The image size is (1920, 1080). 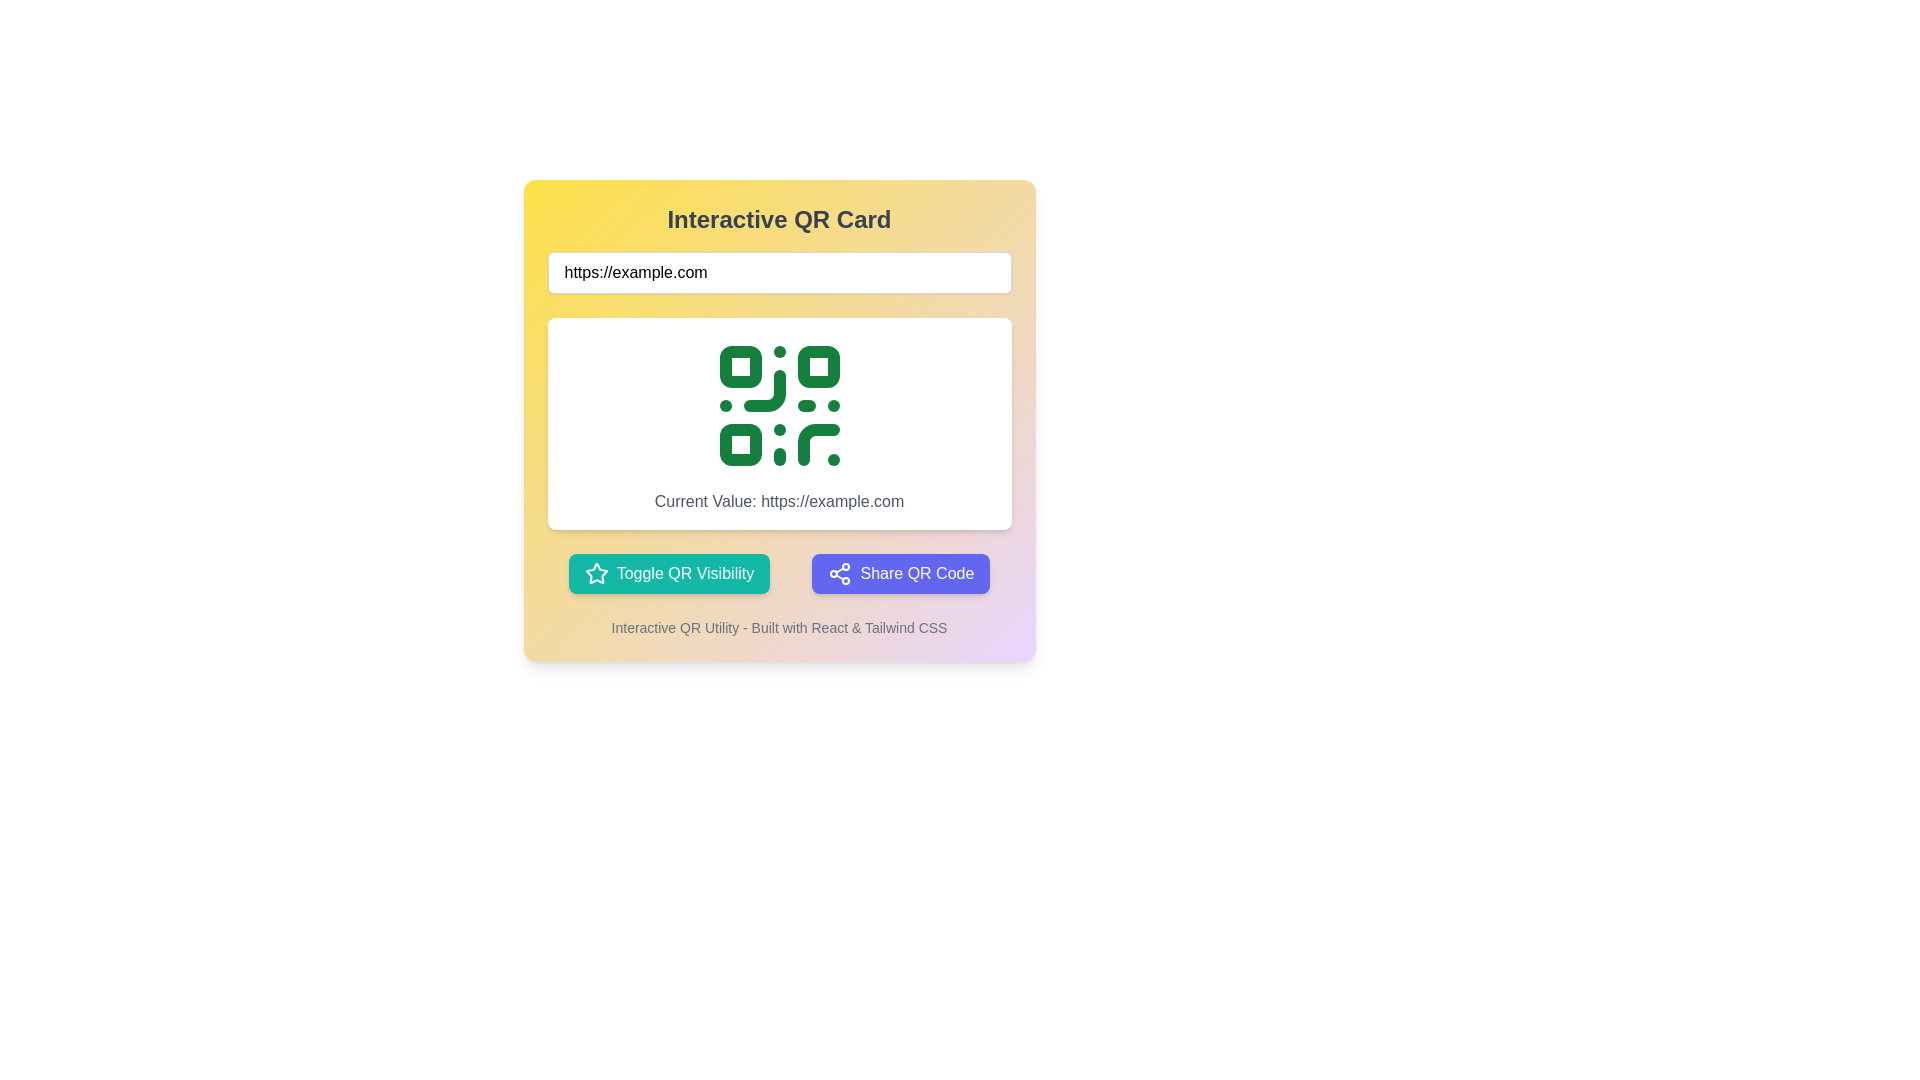 What do you see at coordinates (840, 574) in the screenshot?
I see `the 'Share' icon located to the left of the 'Share QR Code' button` at bounding box center [840, 574].